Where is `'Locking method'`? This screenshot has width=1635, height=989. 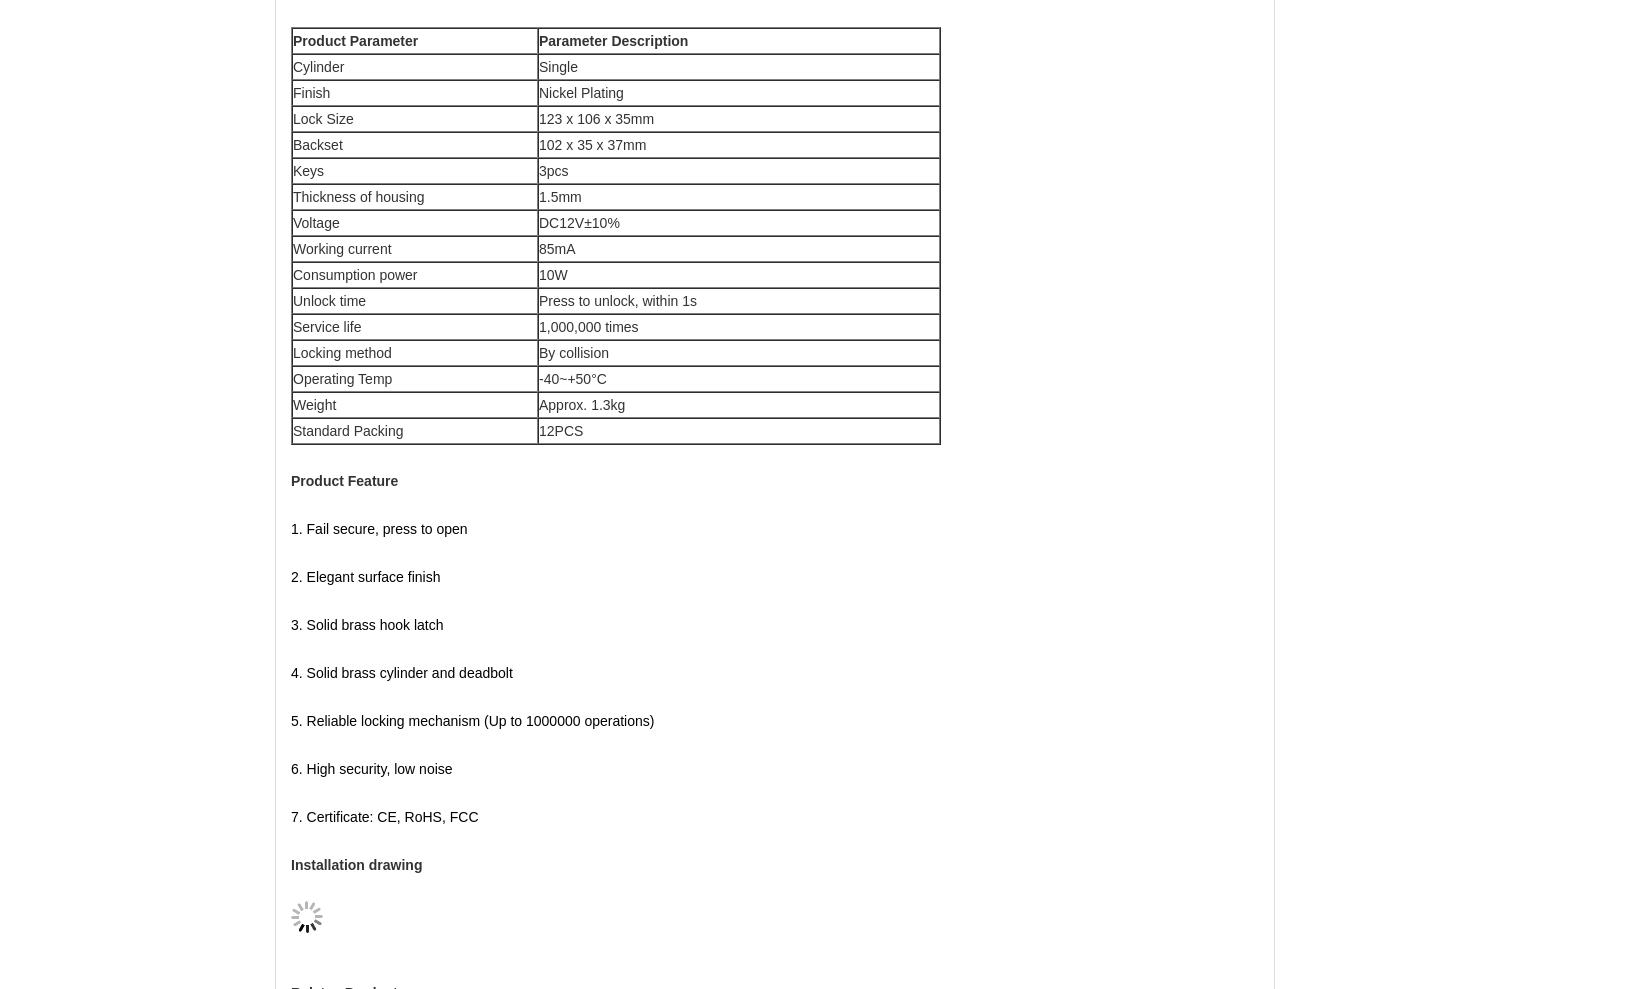
'Locking method' is located at coordinates (341, 351).